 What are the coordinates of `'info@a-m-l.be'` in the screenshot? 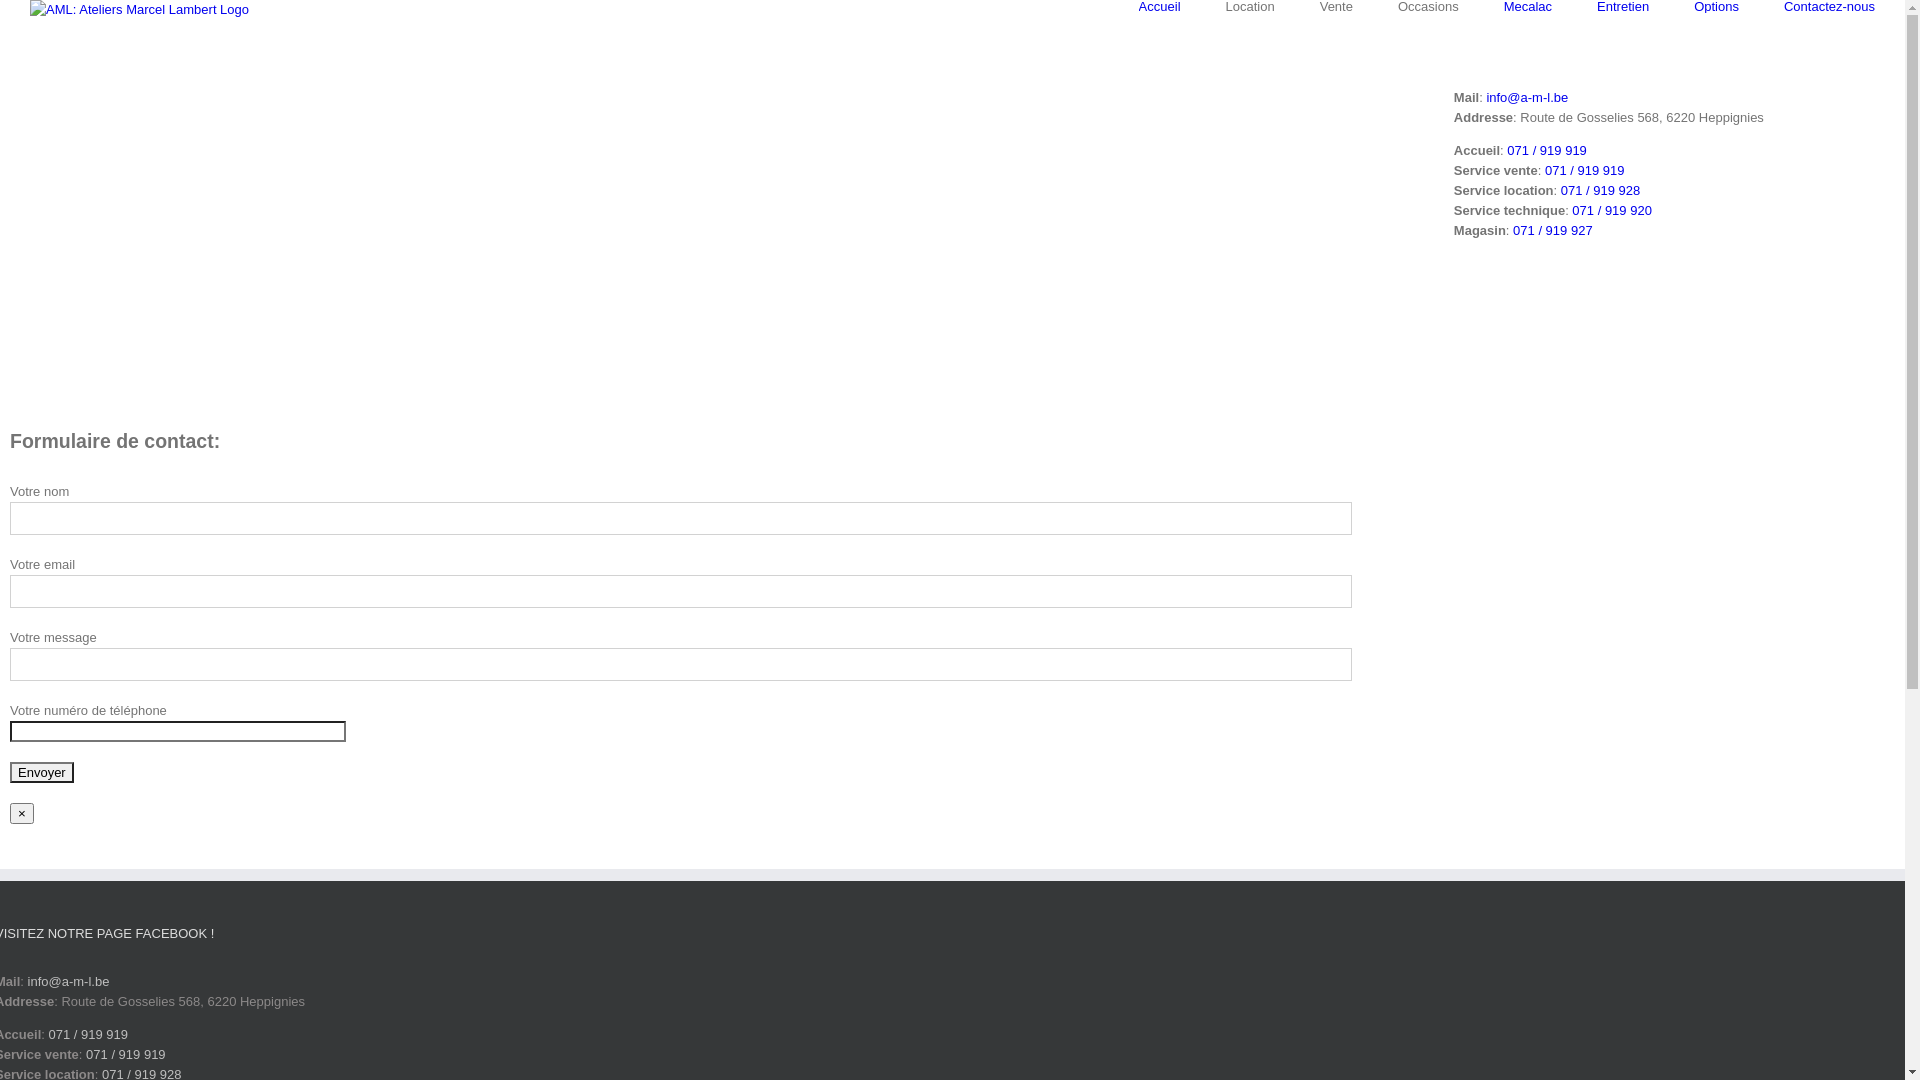 It's located at (1525, 97).